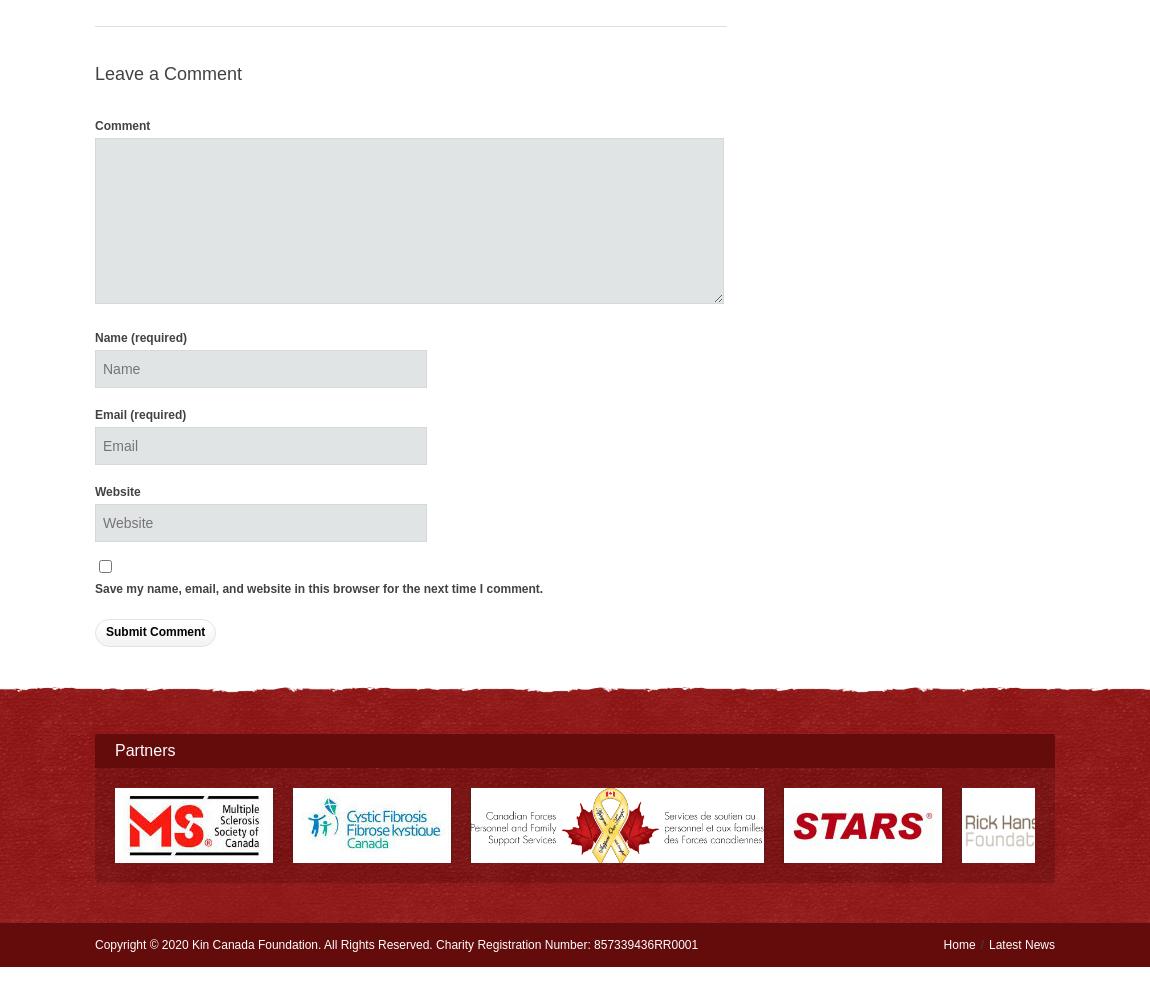 This screenshot has width=1150, height=1000. Describe the element at coordinates (167, 73) in the screenshot. I see `'Leave a Comment'` at that location.